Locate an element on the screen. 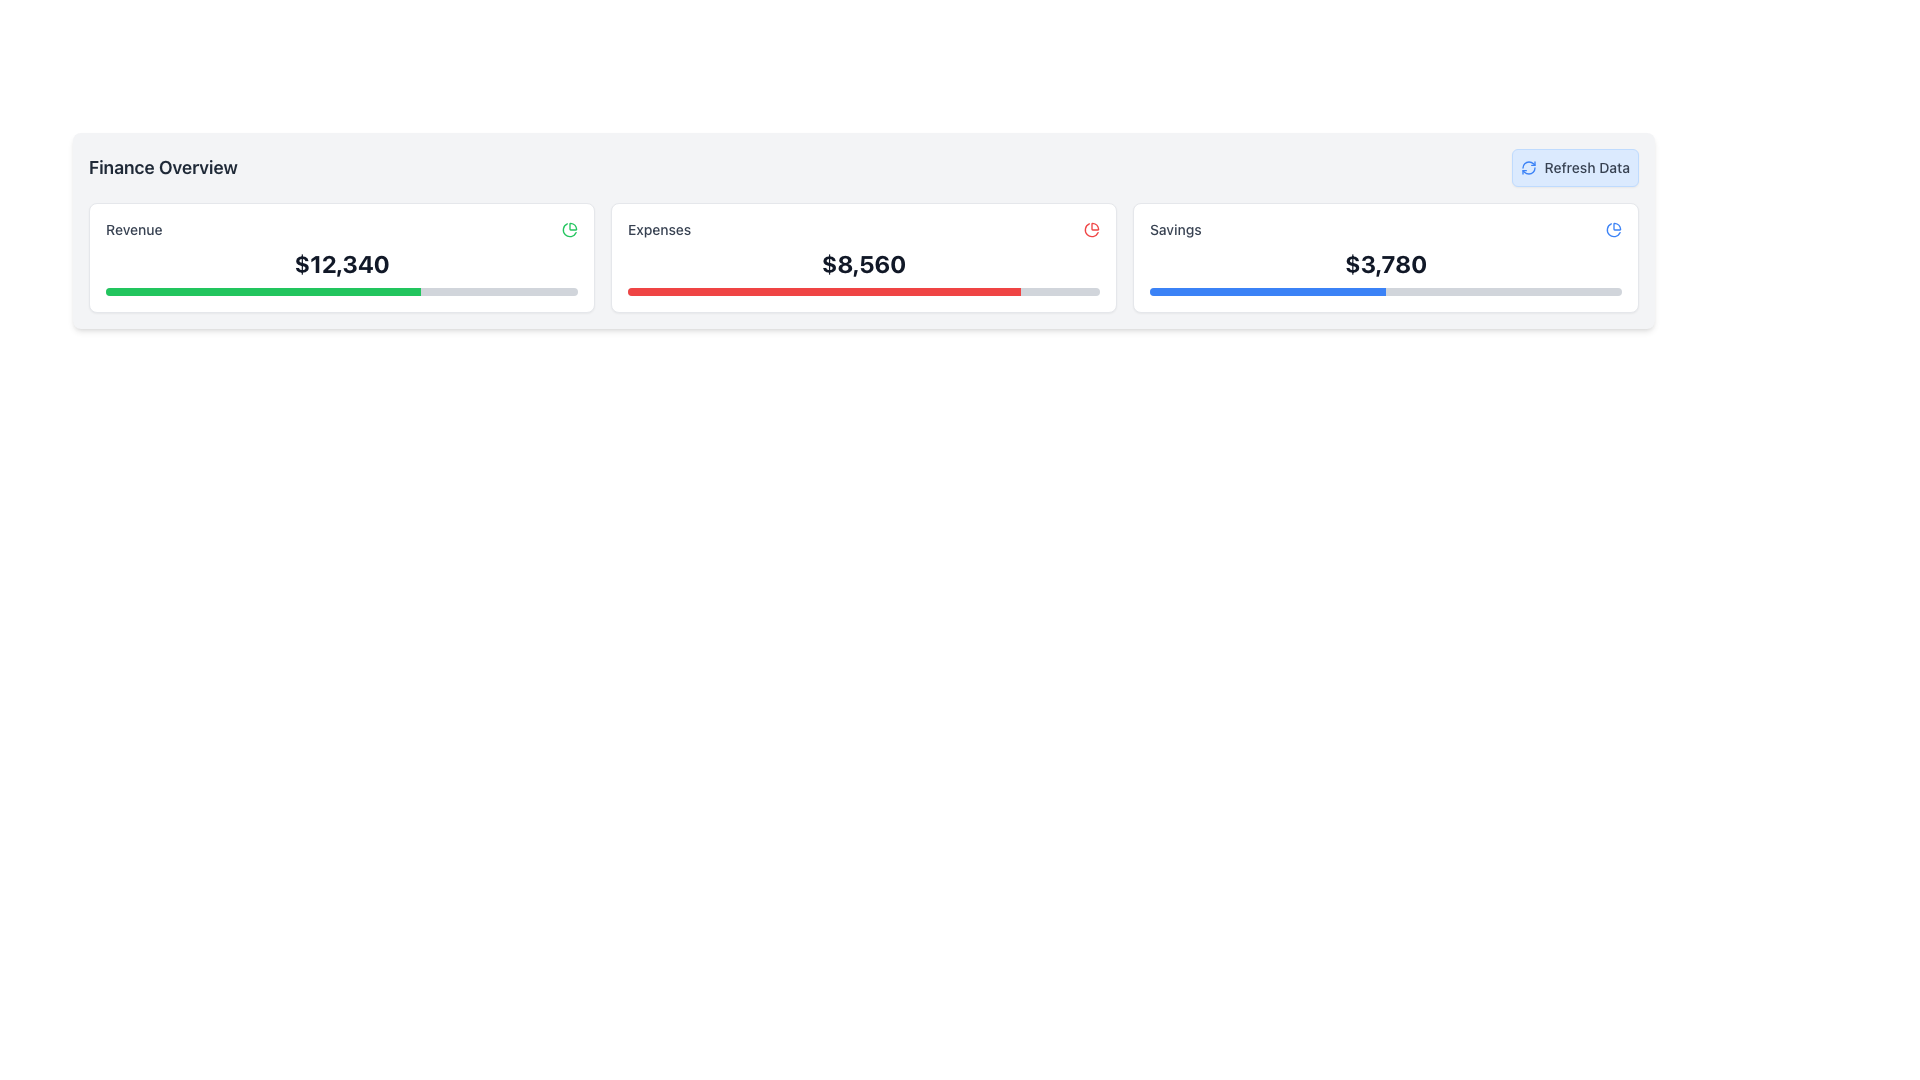 This screenshot has height=1080, width=1920. the horizontal progress bar located below the '$8,560' text in the 'Expenses' card is located at coordinates (864, 292).